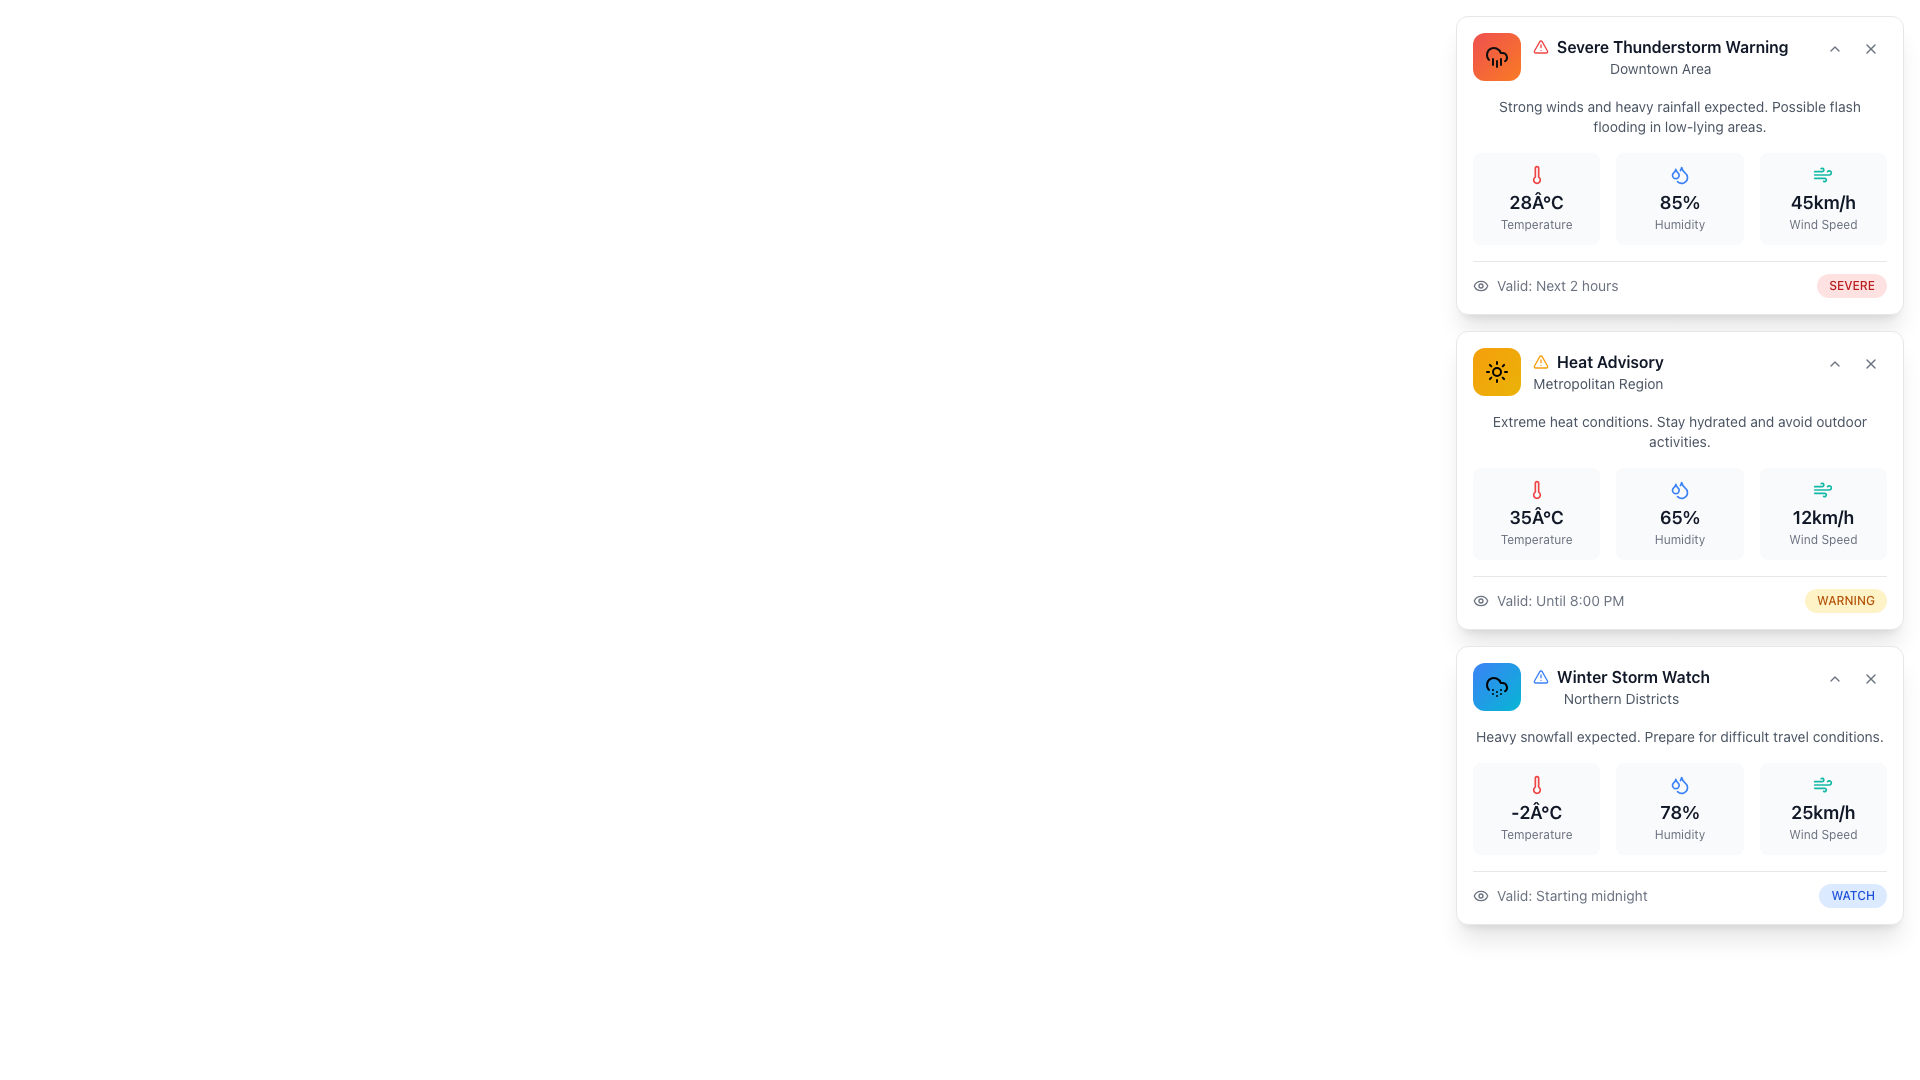  Describe the element at coordinates (1851, 677) in the screenshot. I see `the interactive icons (minimize and close buttons) in the top-right corner of the 'Winter Storm Watch' card` at that location.